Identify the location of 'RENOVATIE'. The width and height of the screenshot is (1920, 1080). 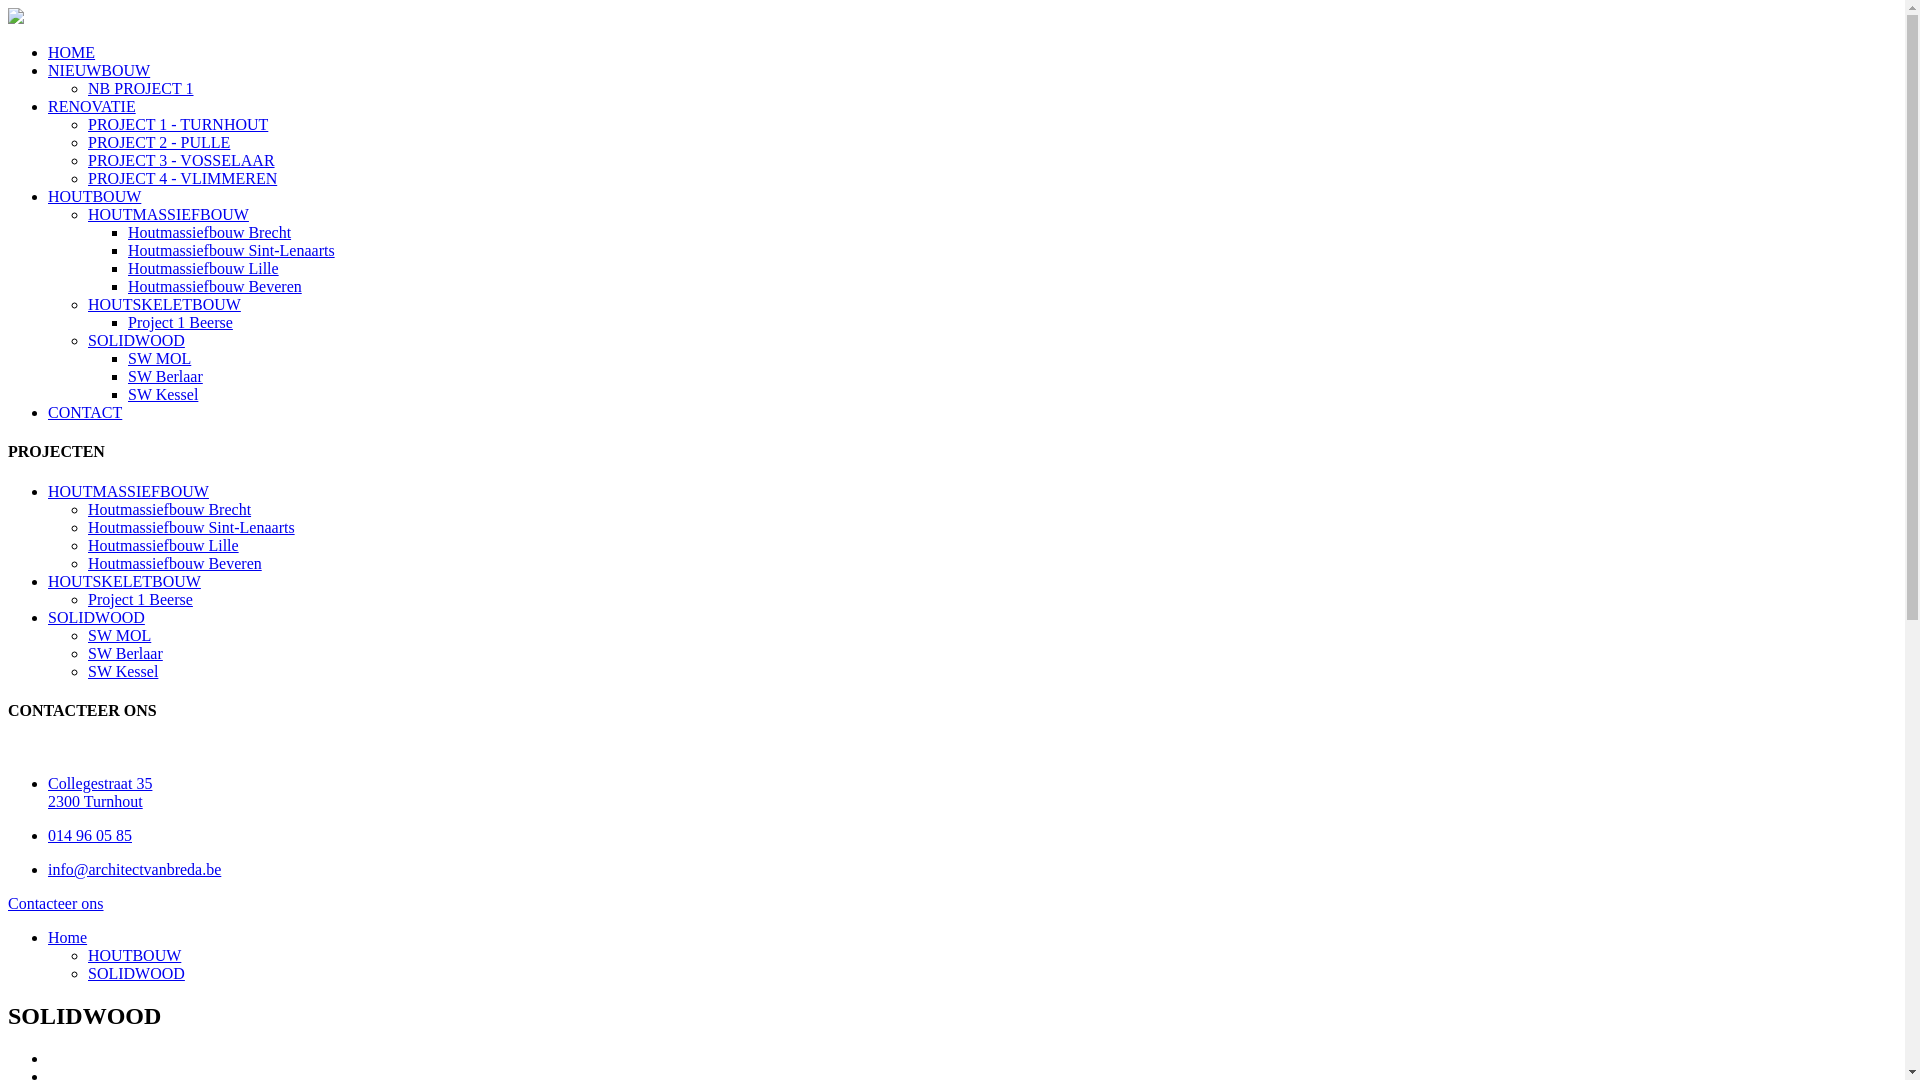
(90, 106).